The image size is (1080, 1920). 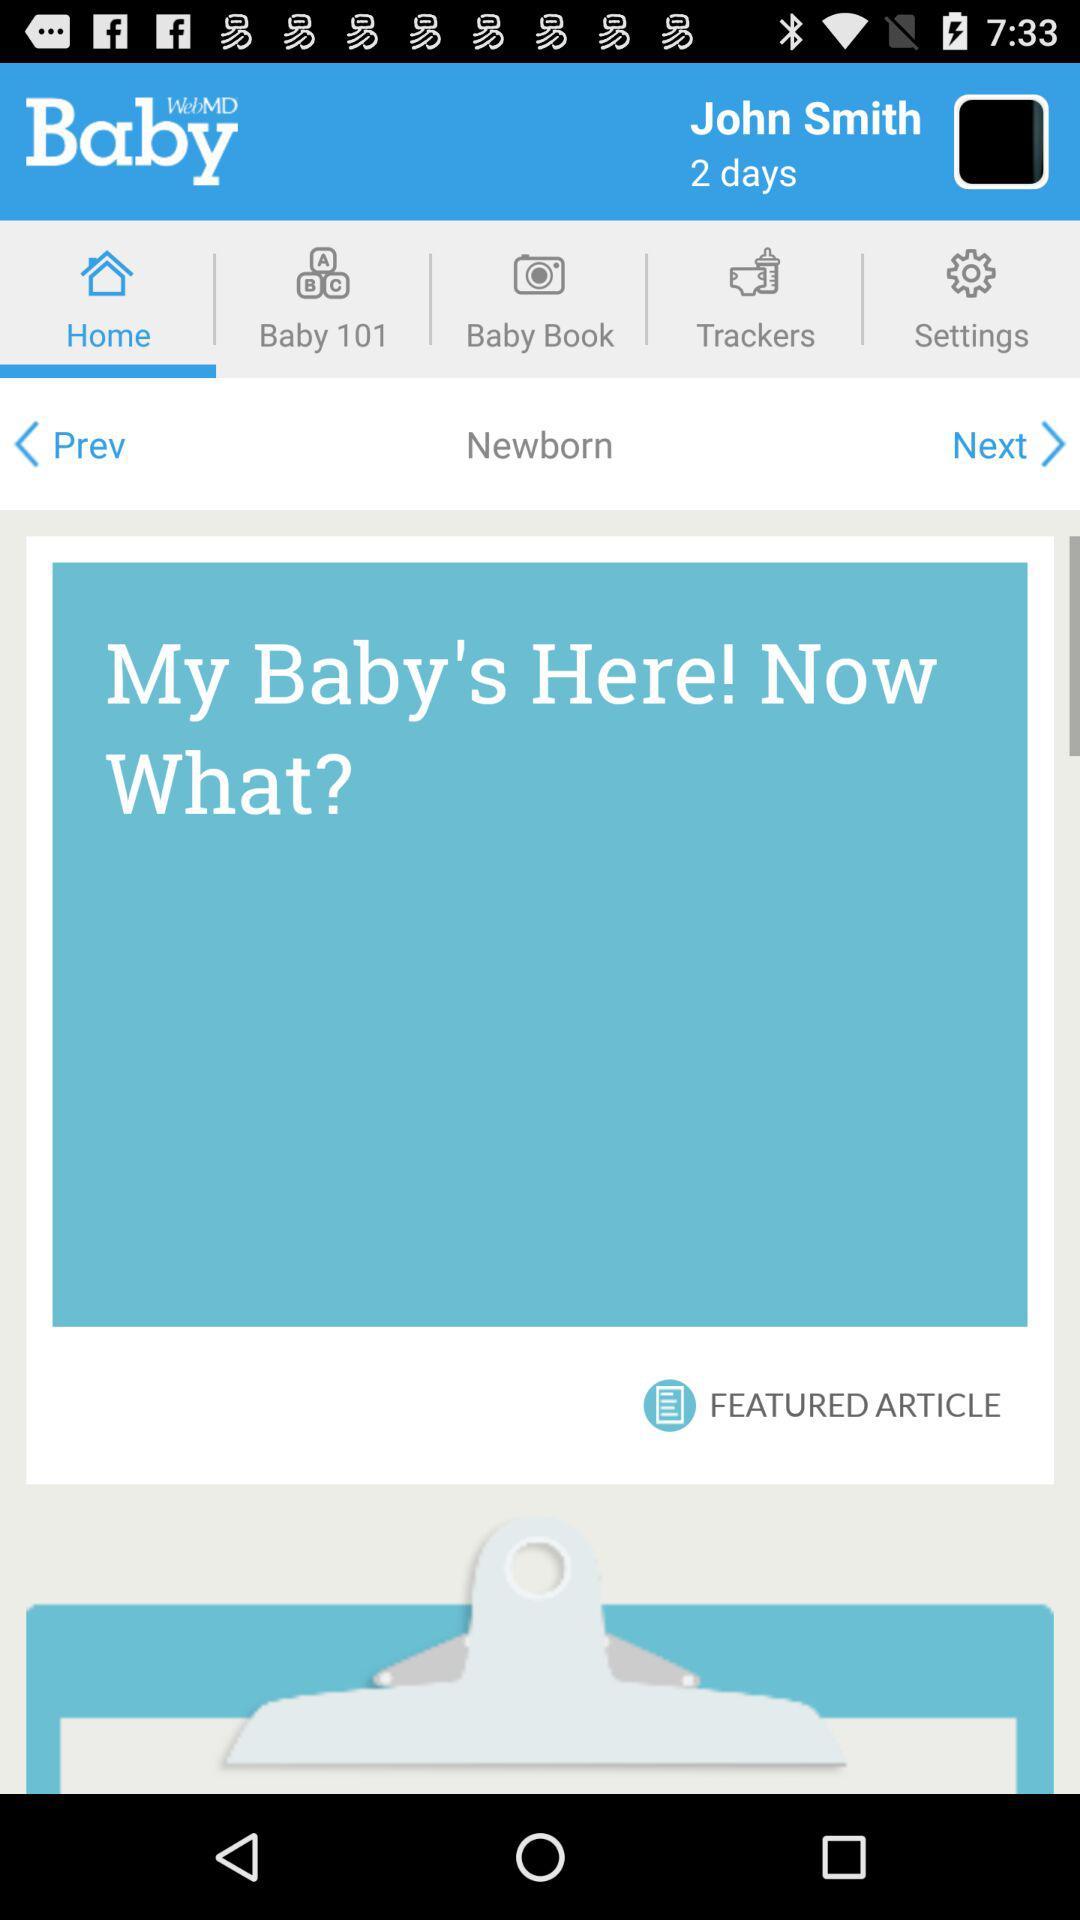 I want to click on the my baby s item, so click(x=540, y=943).